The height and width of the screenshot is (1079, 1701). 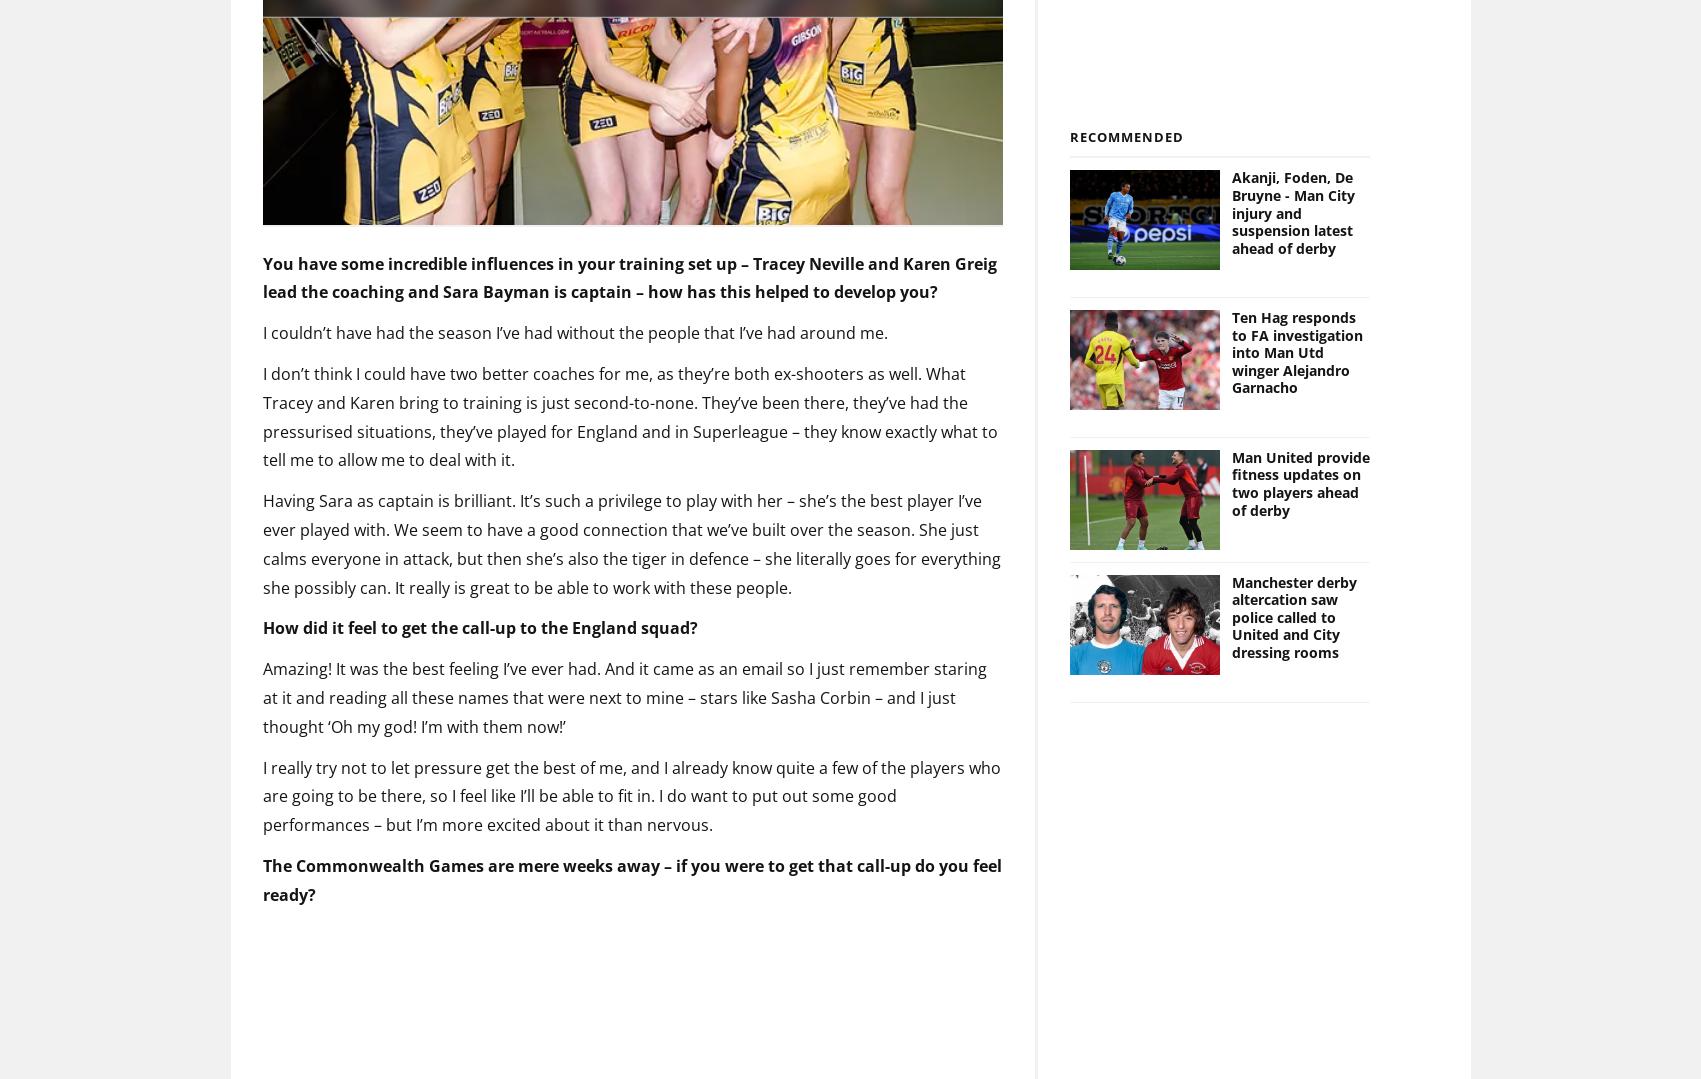 I want to click on 'Man United provide fitness updates on two players ahead of derby', so click(x=1232, y=450).